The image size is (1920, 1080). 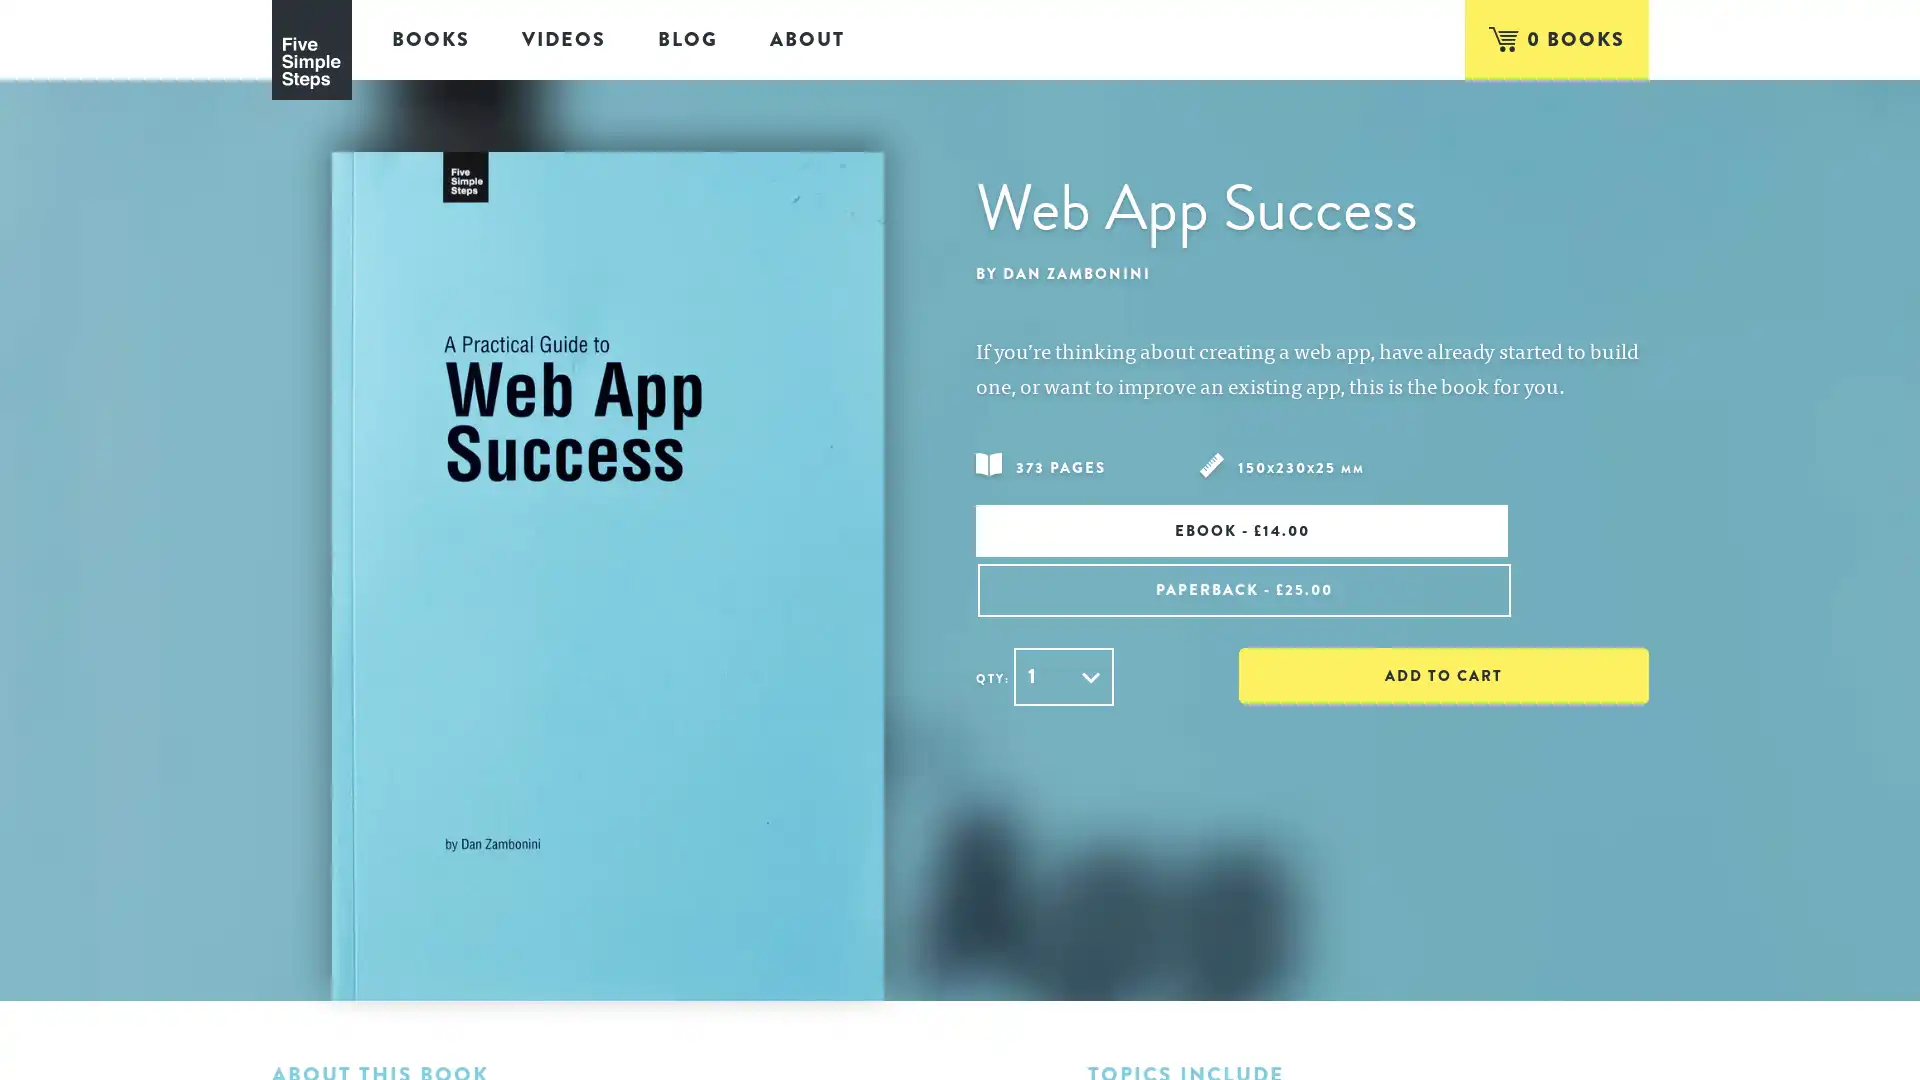 What do you see at coordinates (1428, 608) in the screenshot?
I see `Add to cart` at bounding box center [1428, 608].